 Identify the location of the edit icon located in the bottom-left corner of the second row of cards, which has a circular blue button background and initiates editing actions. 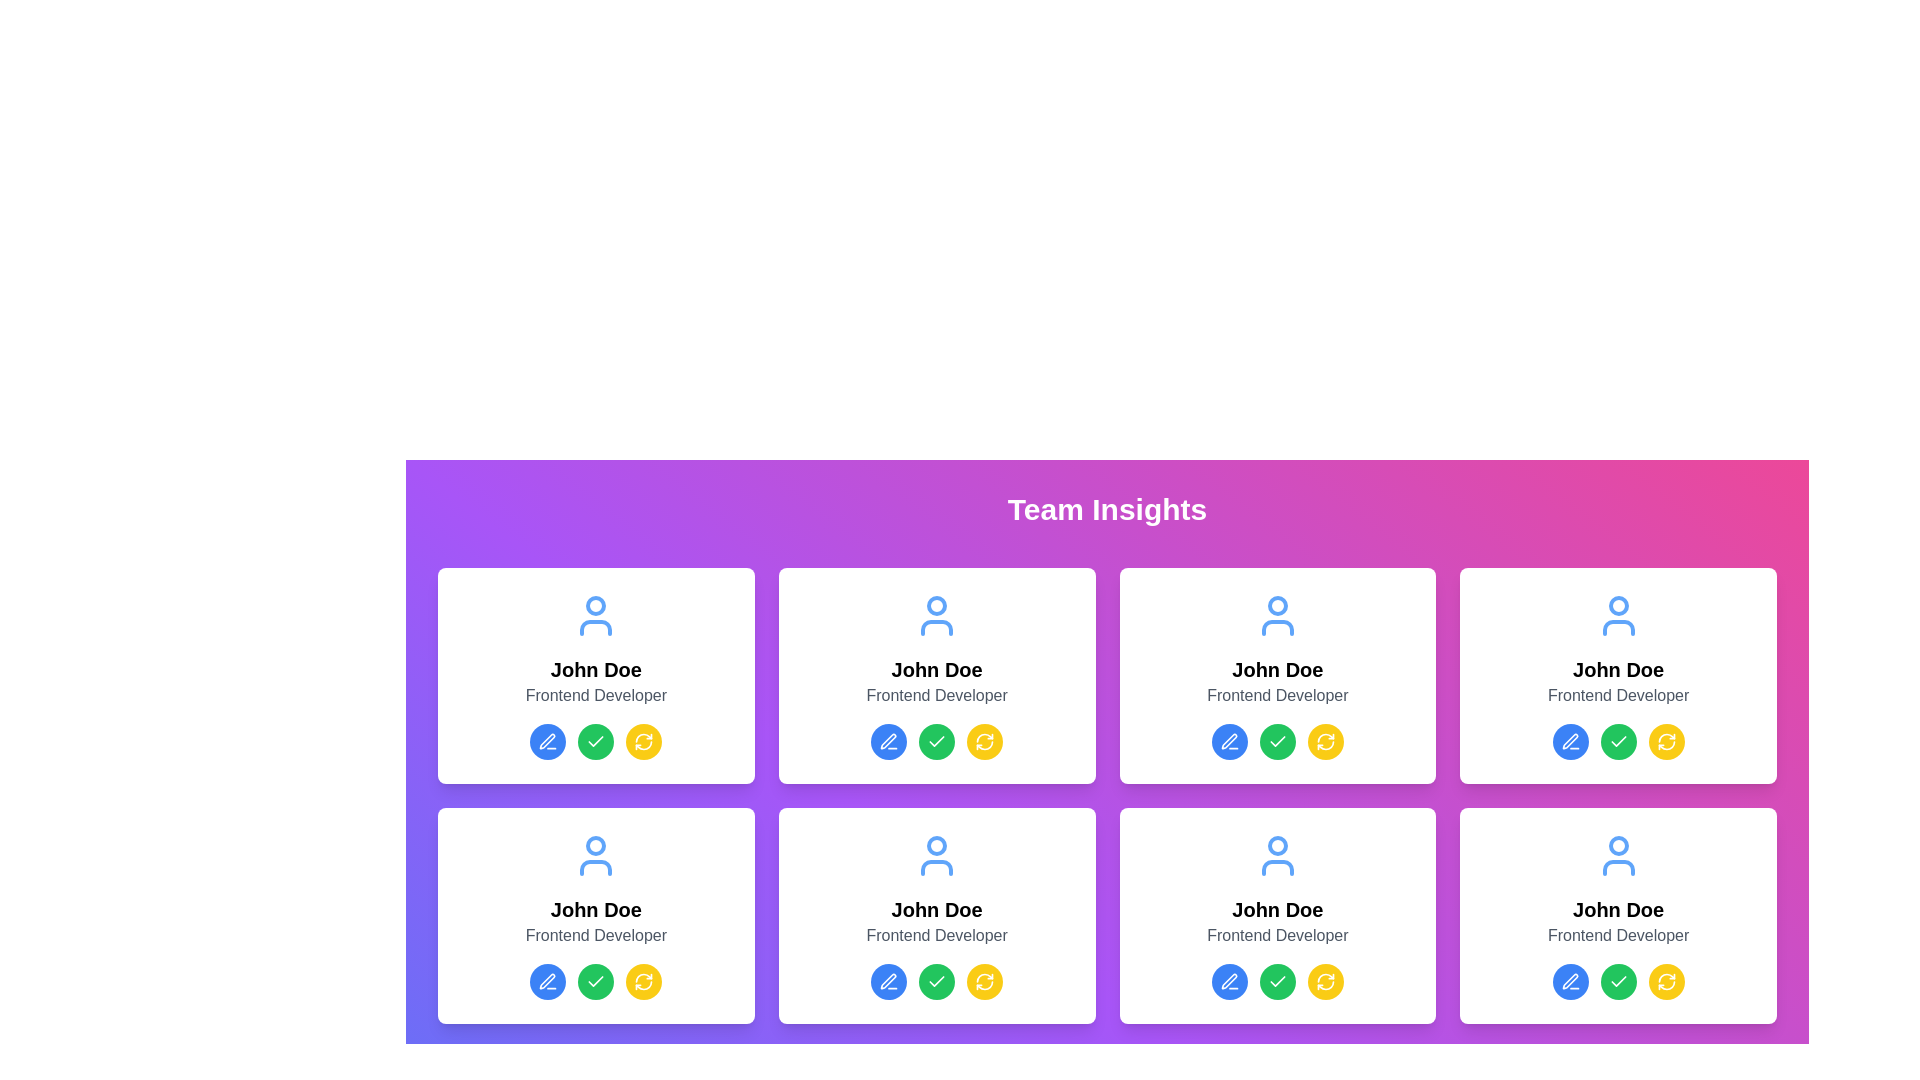
(548, 981).